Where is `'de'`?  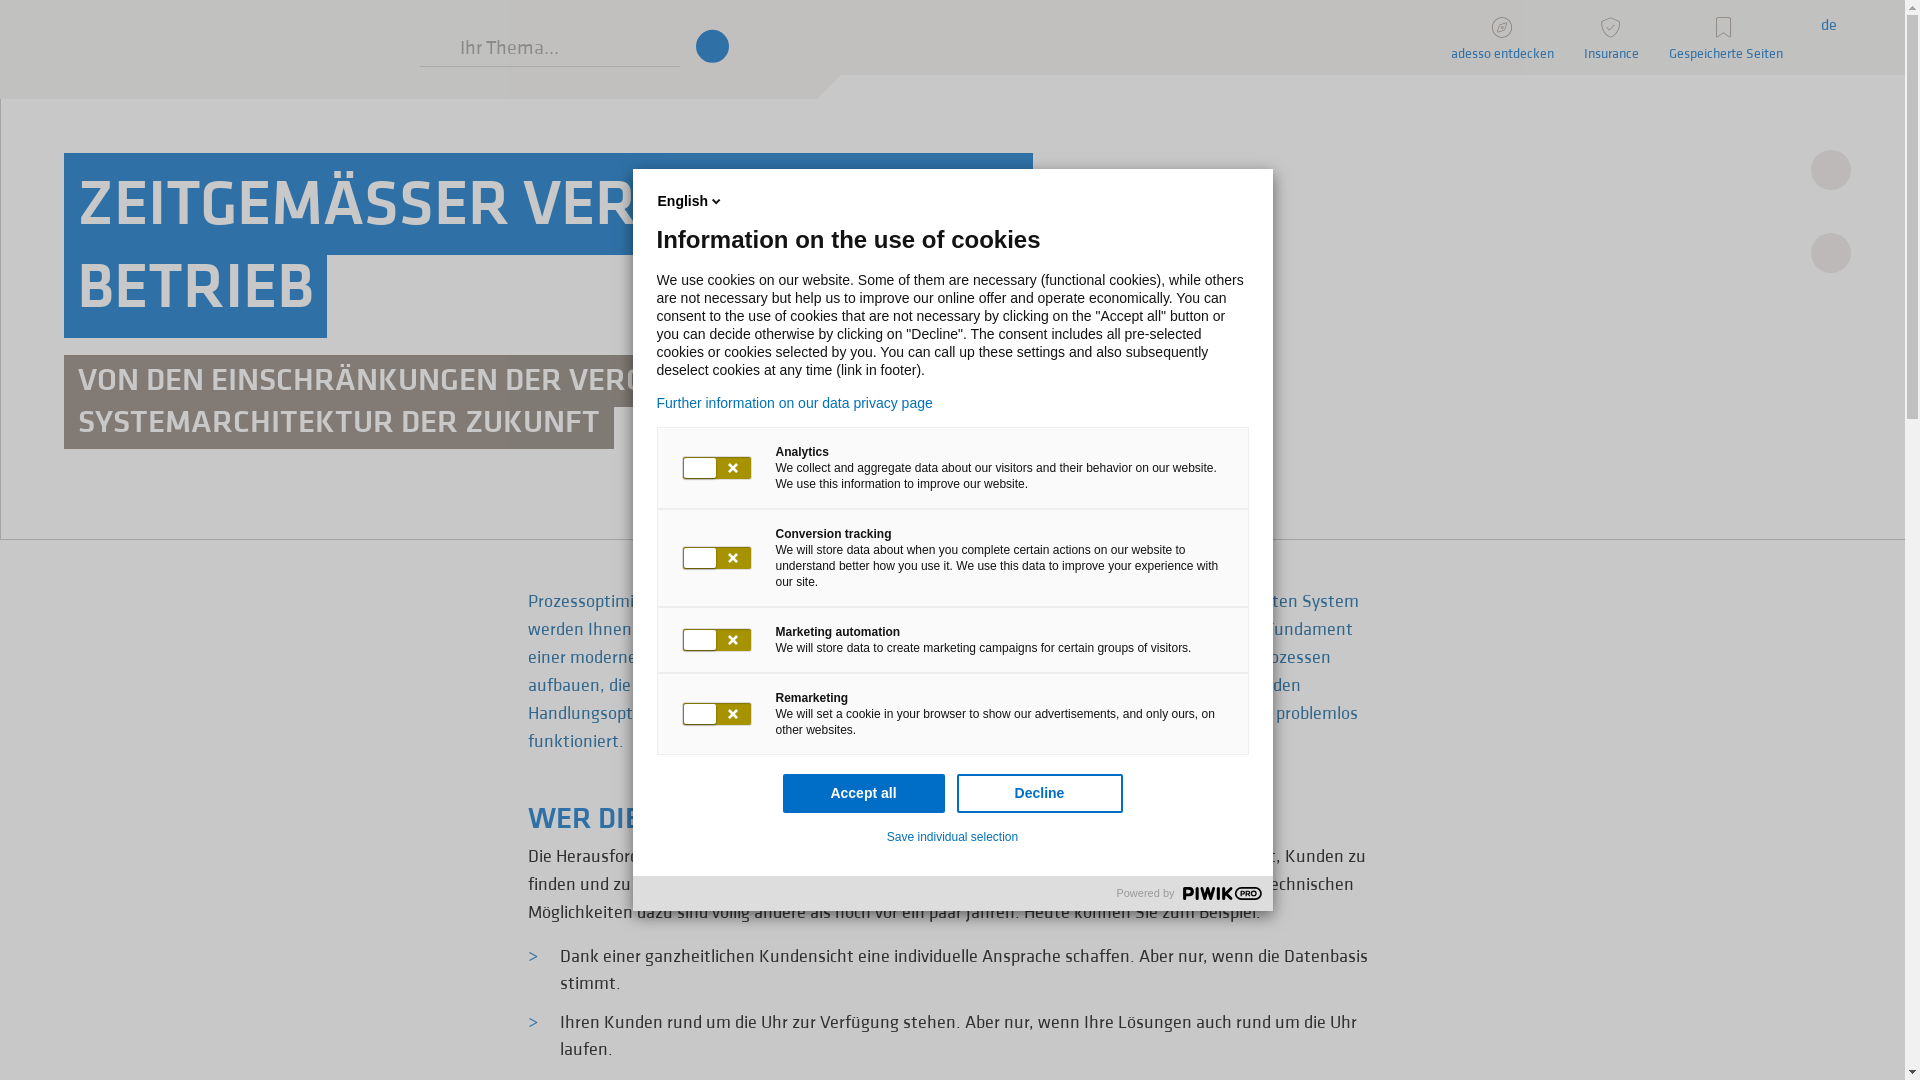 'de' is located at coordinates (1828, 22).